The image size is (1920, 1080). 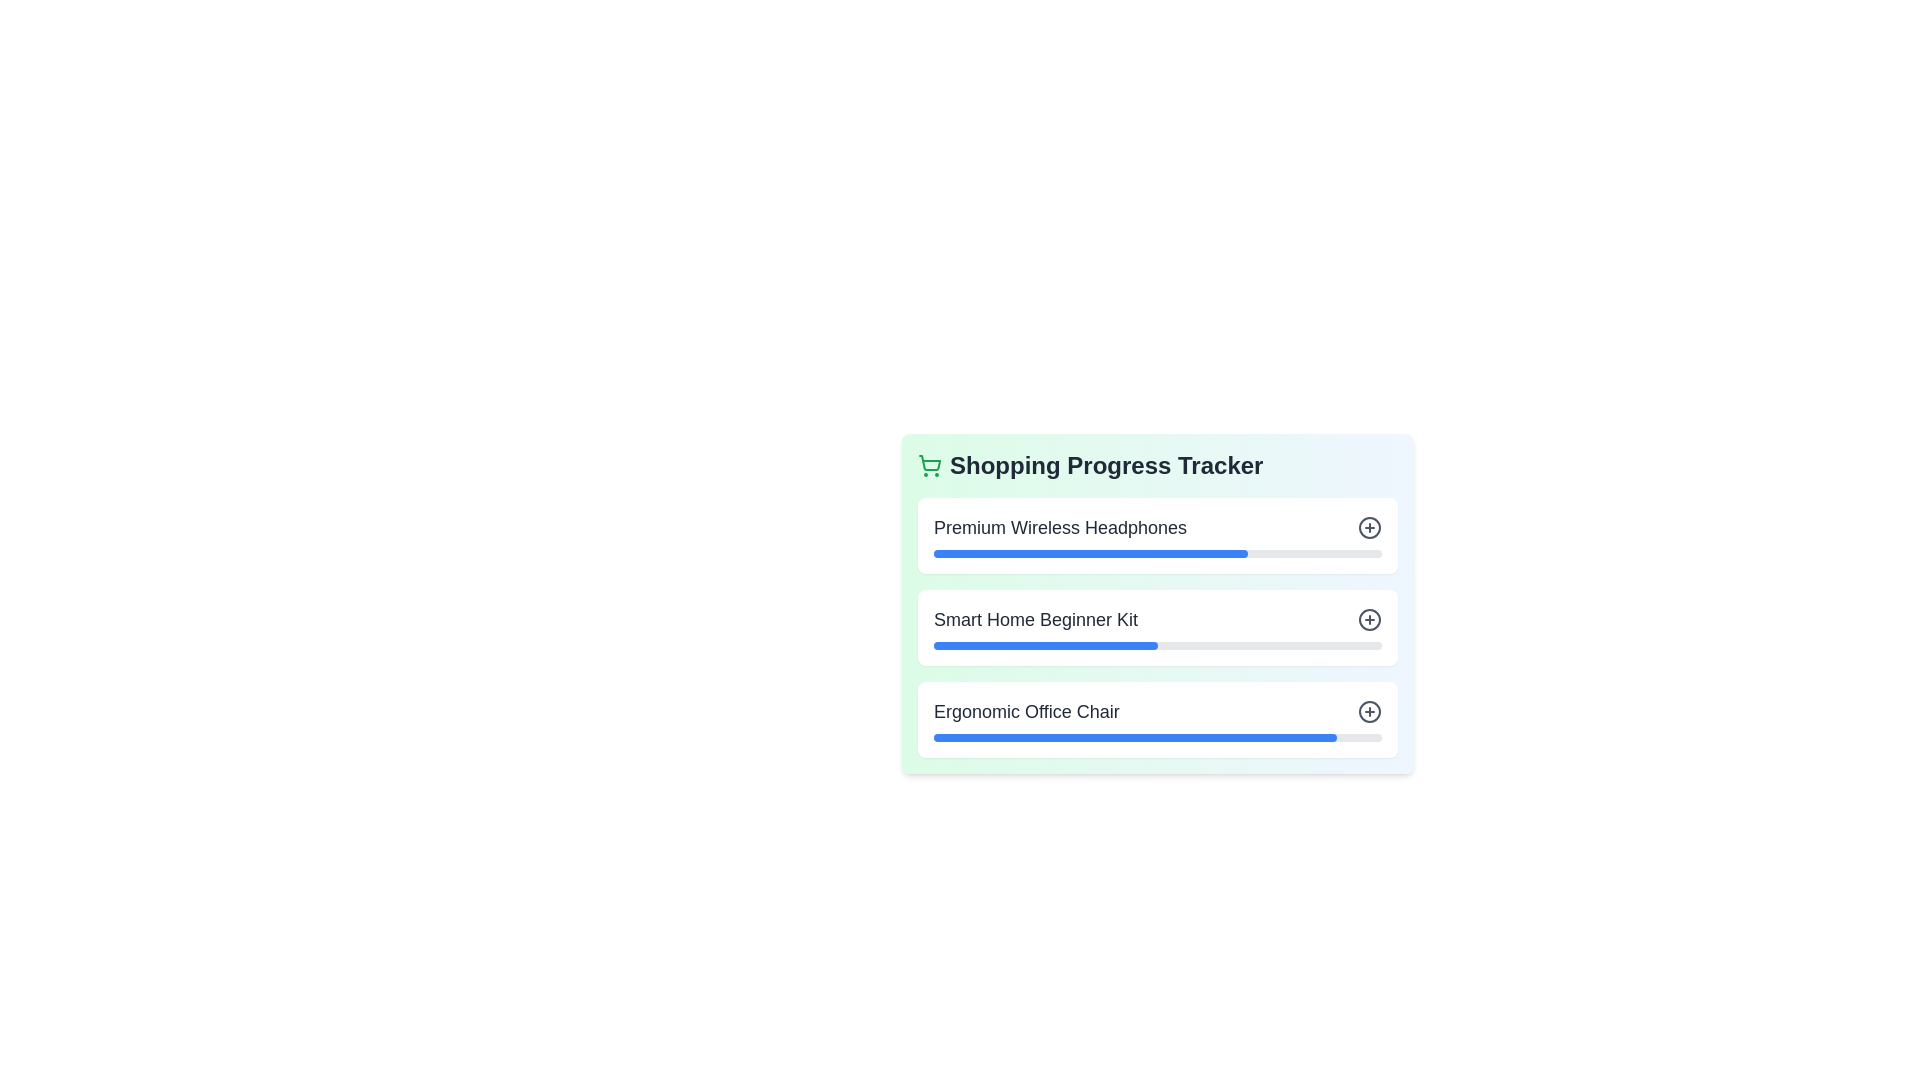 I want to click on the circular graphical element associated with the 'Smart Home Beginner Kit' label, which is visually designed as part of an icon and positioned in the middle of the right section of a horizontal row, so click(x=1368, y=619).